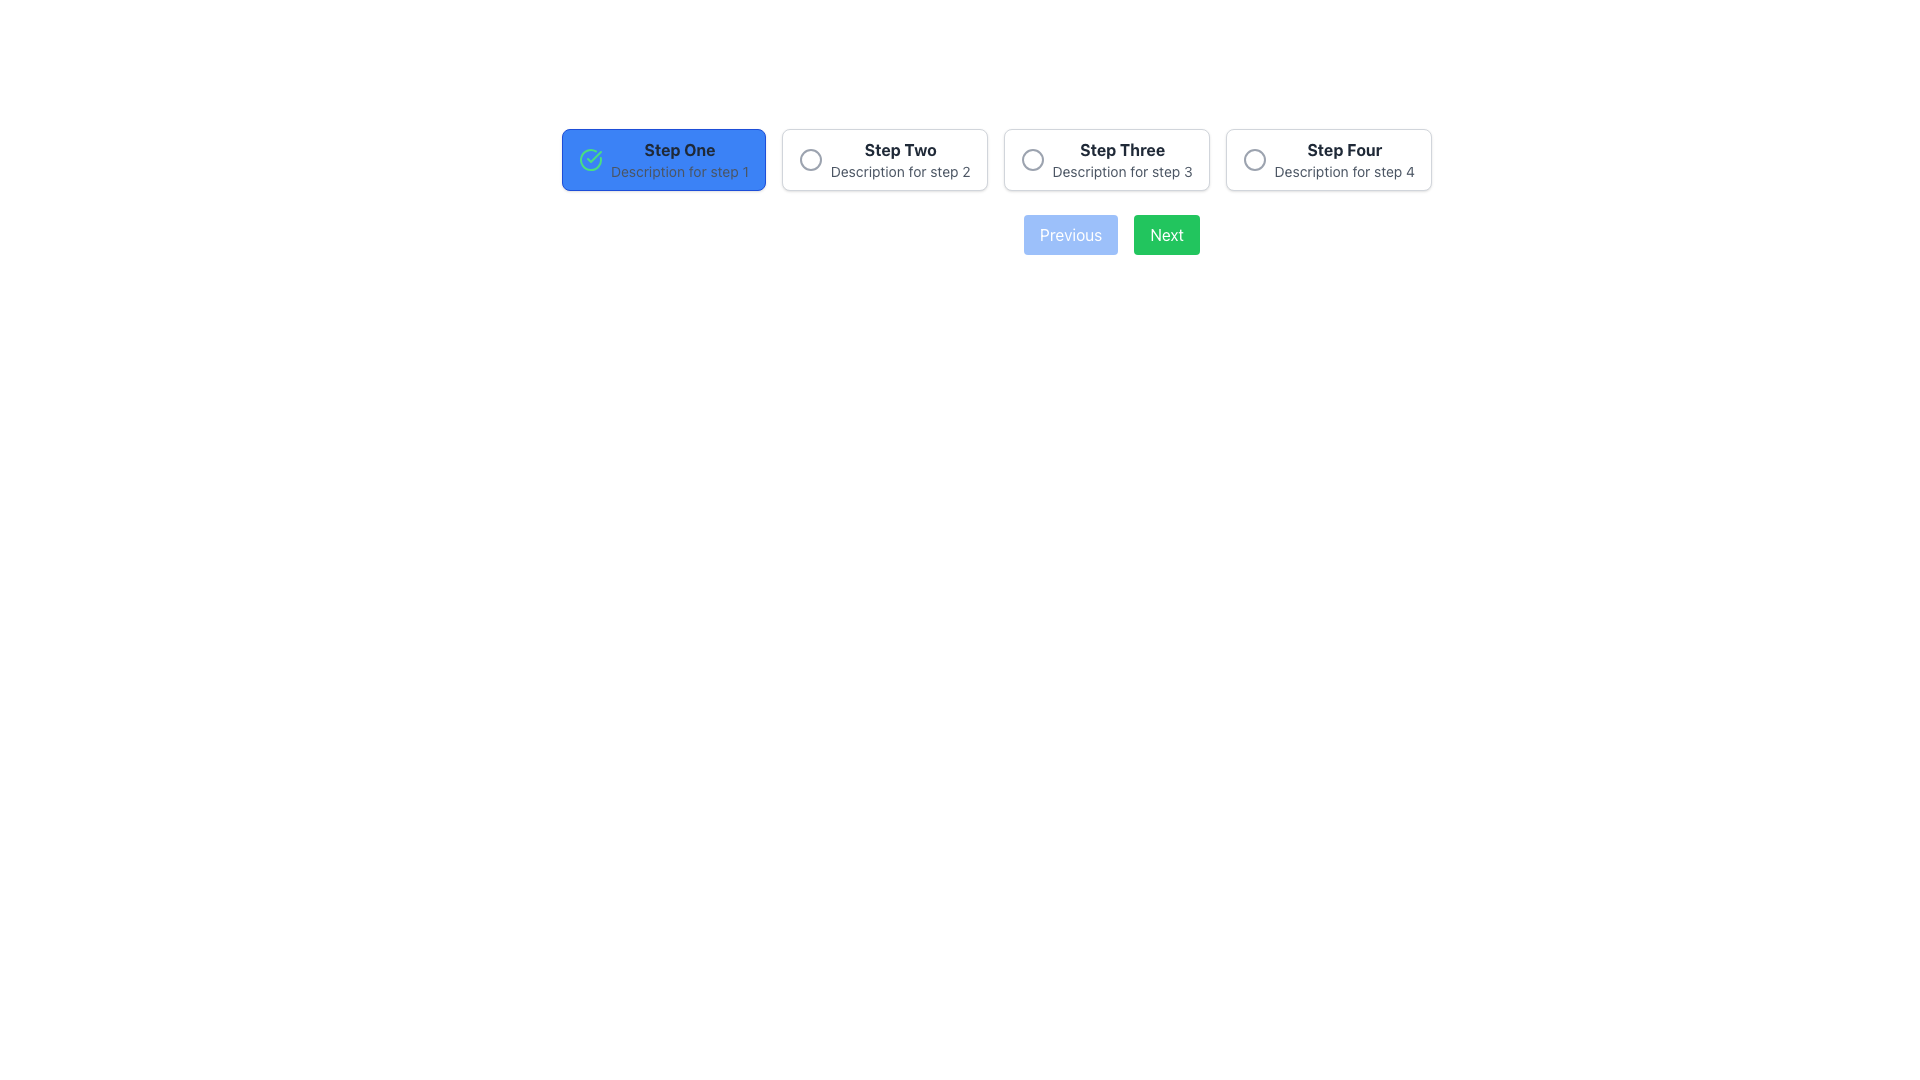  I want to click on the status of the circular icon with a thick border located to the left of the 'Step Two' text, indicating an inactive state in the step progress indicator, so click(810, 158).